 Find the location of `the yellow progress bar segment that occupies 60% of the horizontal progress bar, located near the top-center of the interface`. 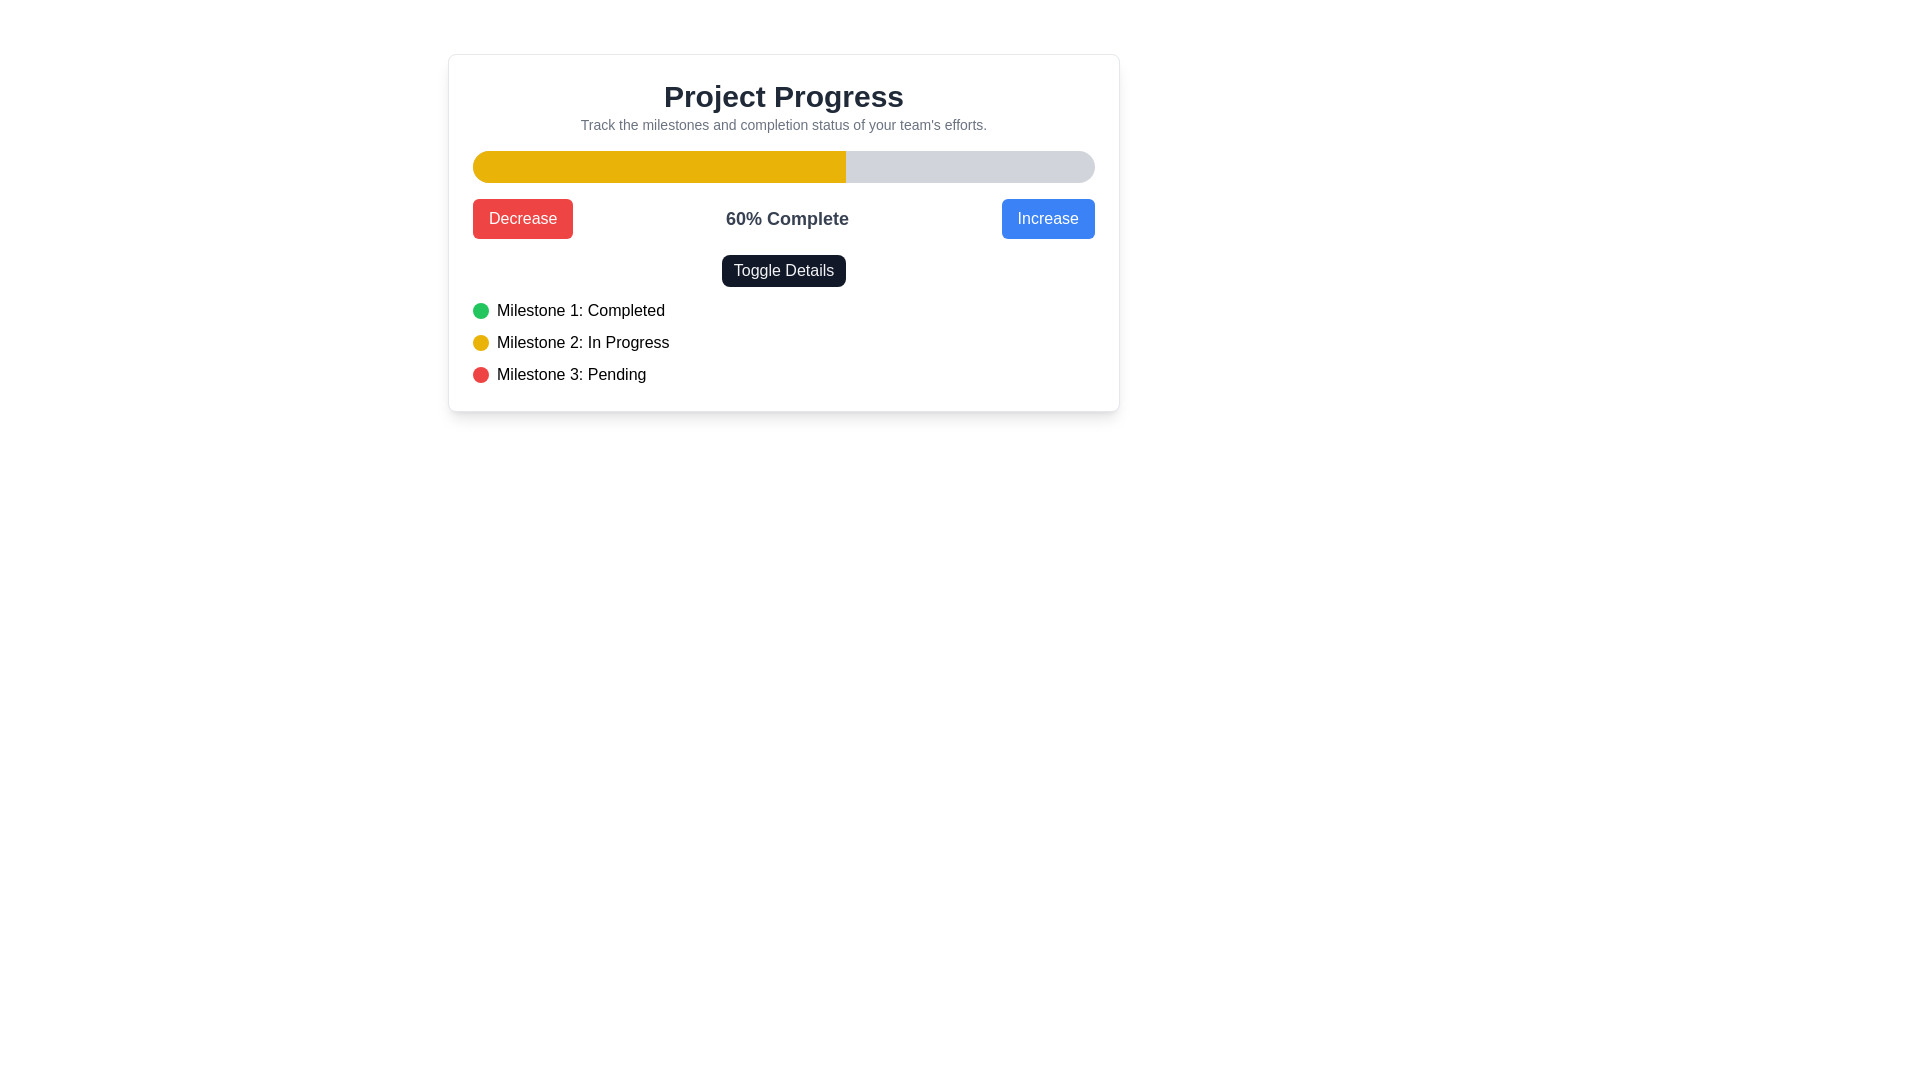

the yellow progress bar segment that occupies 60% of the horizontal progress bar, located near the top-center of the interface is located at coordinates (659, 165).